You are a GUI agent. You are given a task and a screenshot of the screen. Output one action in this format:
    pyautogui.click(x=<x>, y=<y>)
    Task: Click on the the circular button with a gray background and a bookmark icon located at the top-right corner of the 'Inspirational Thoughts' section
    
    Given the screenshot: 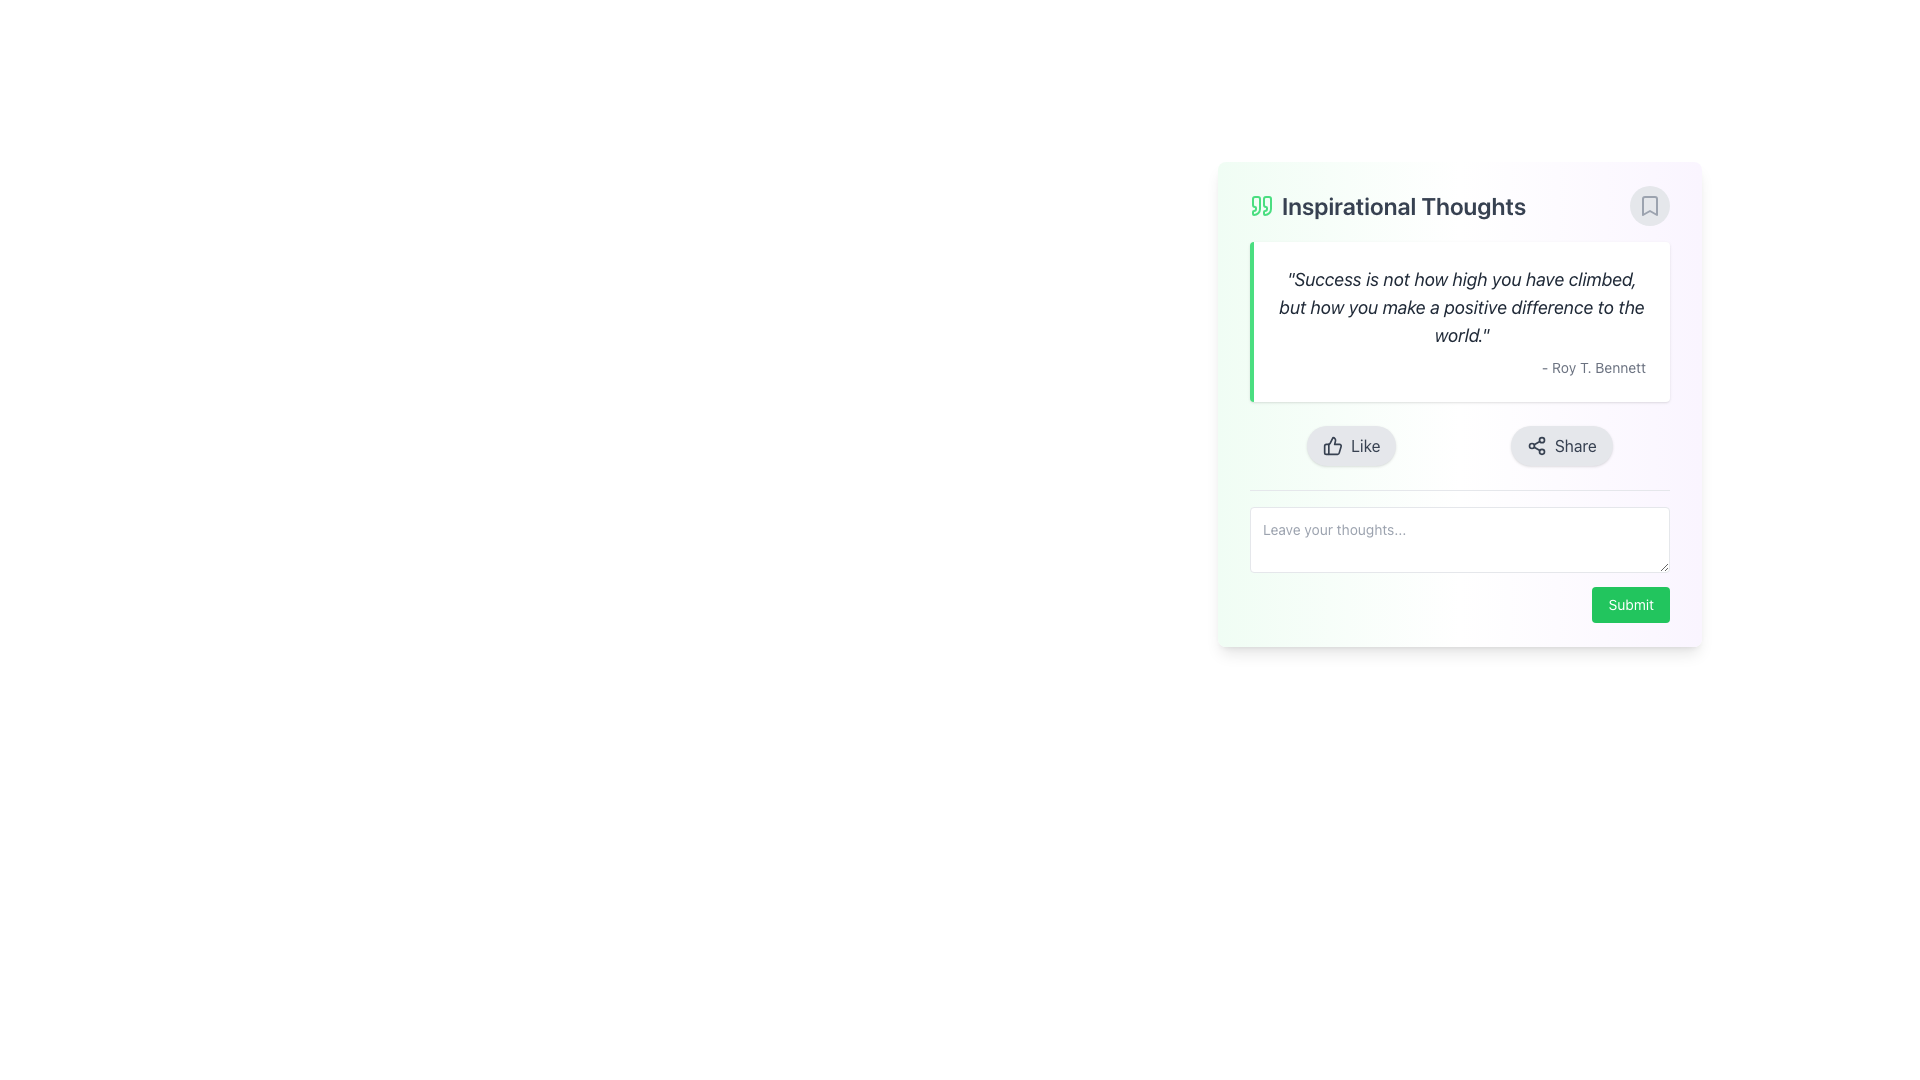 What is the action you would take?
    pyautogui.click(x=1650, y=205)
    